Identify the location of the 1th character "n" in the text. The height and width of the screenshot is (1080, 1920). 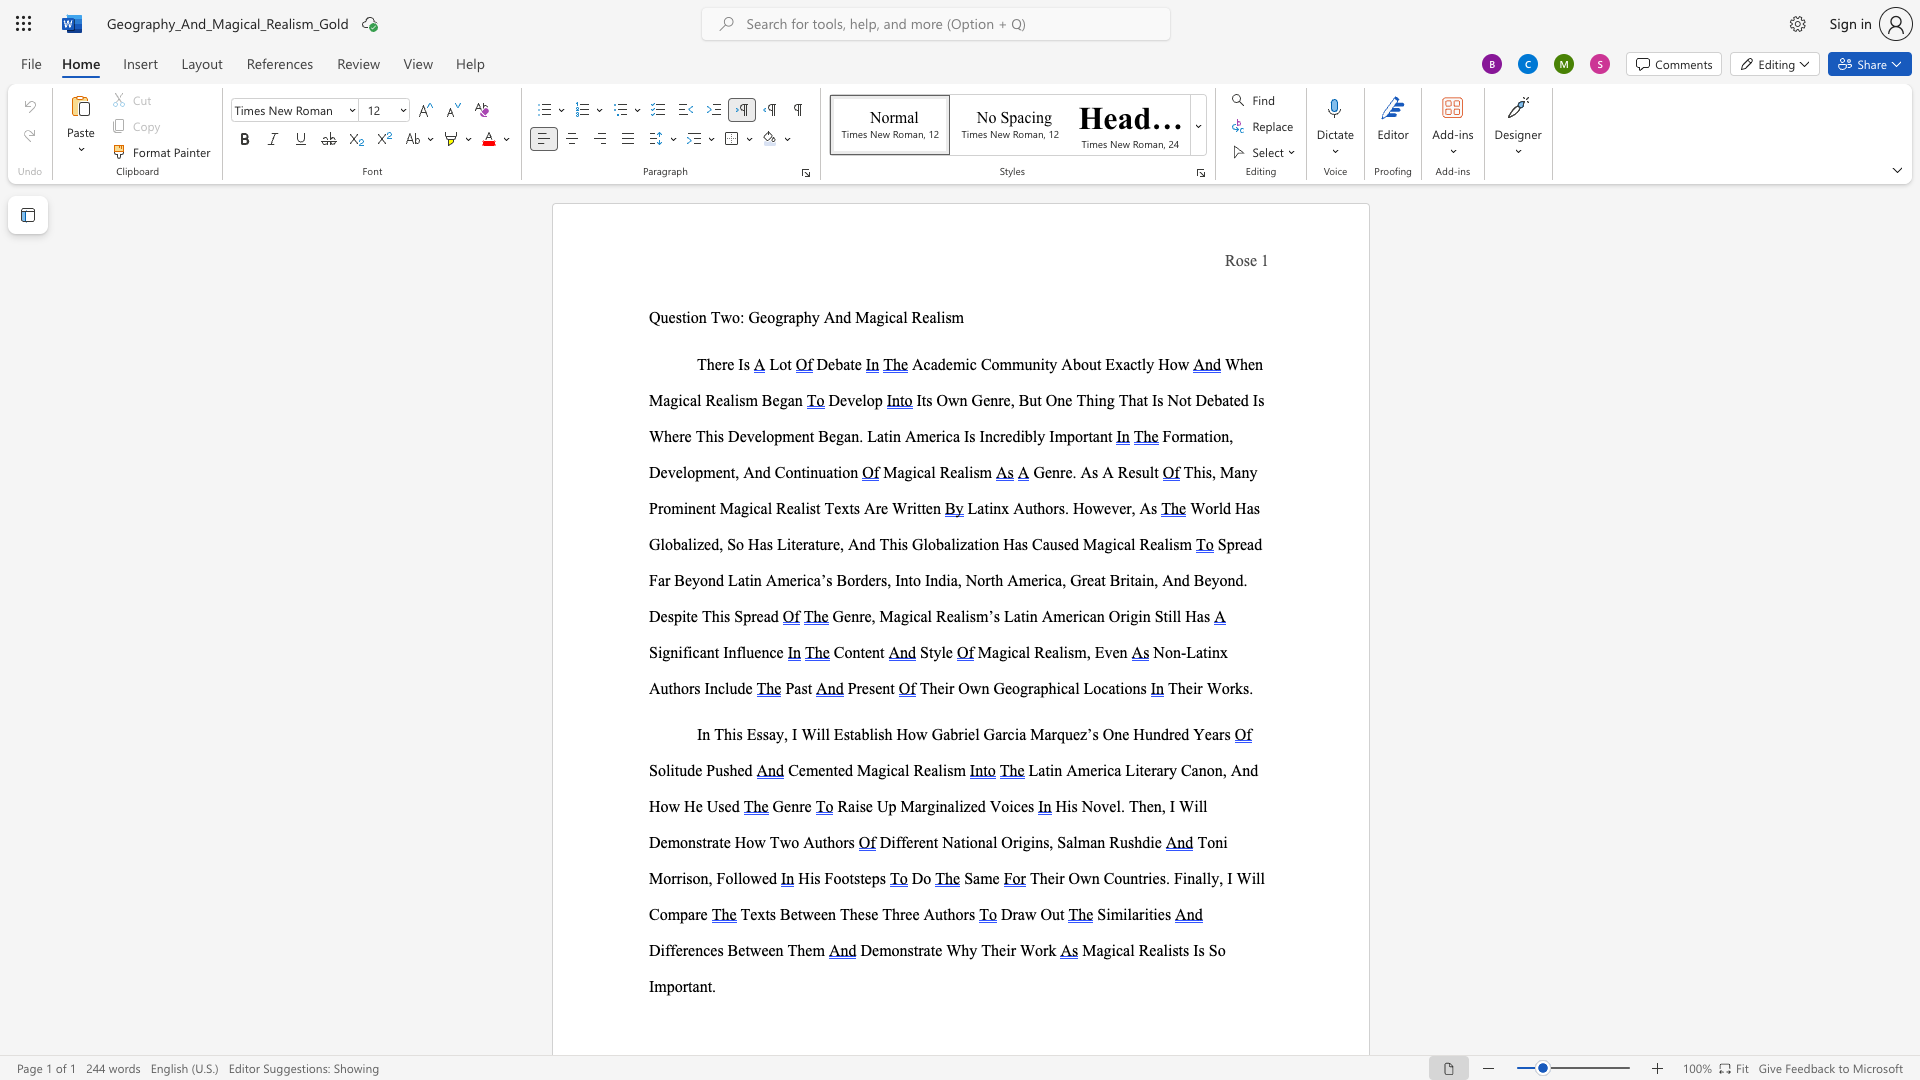
(702, 316).